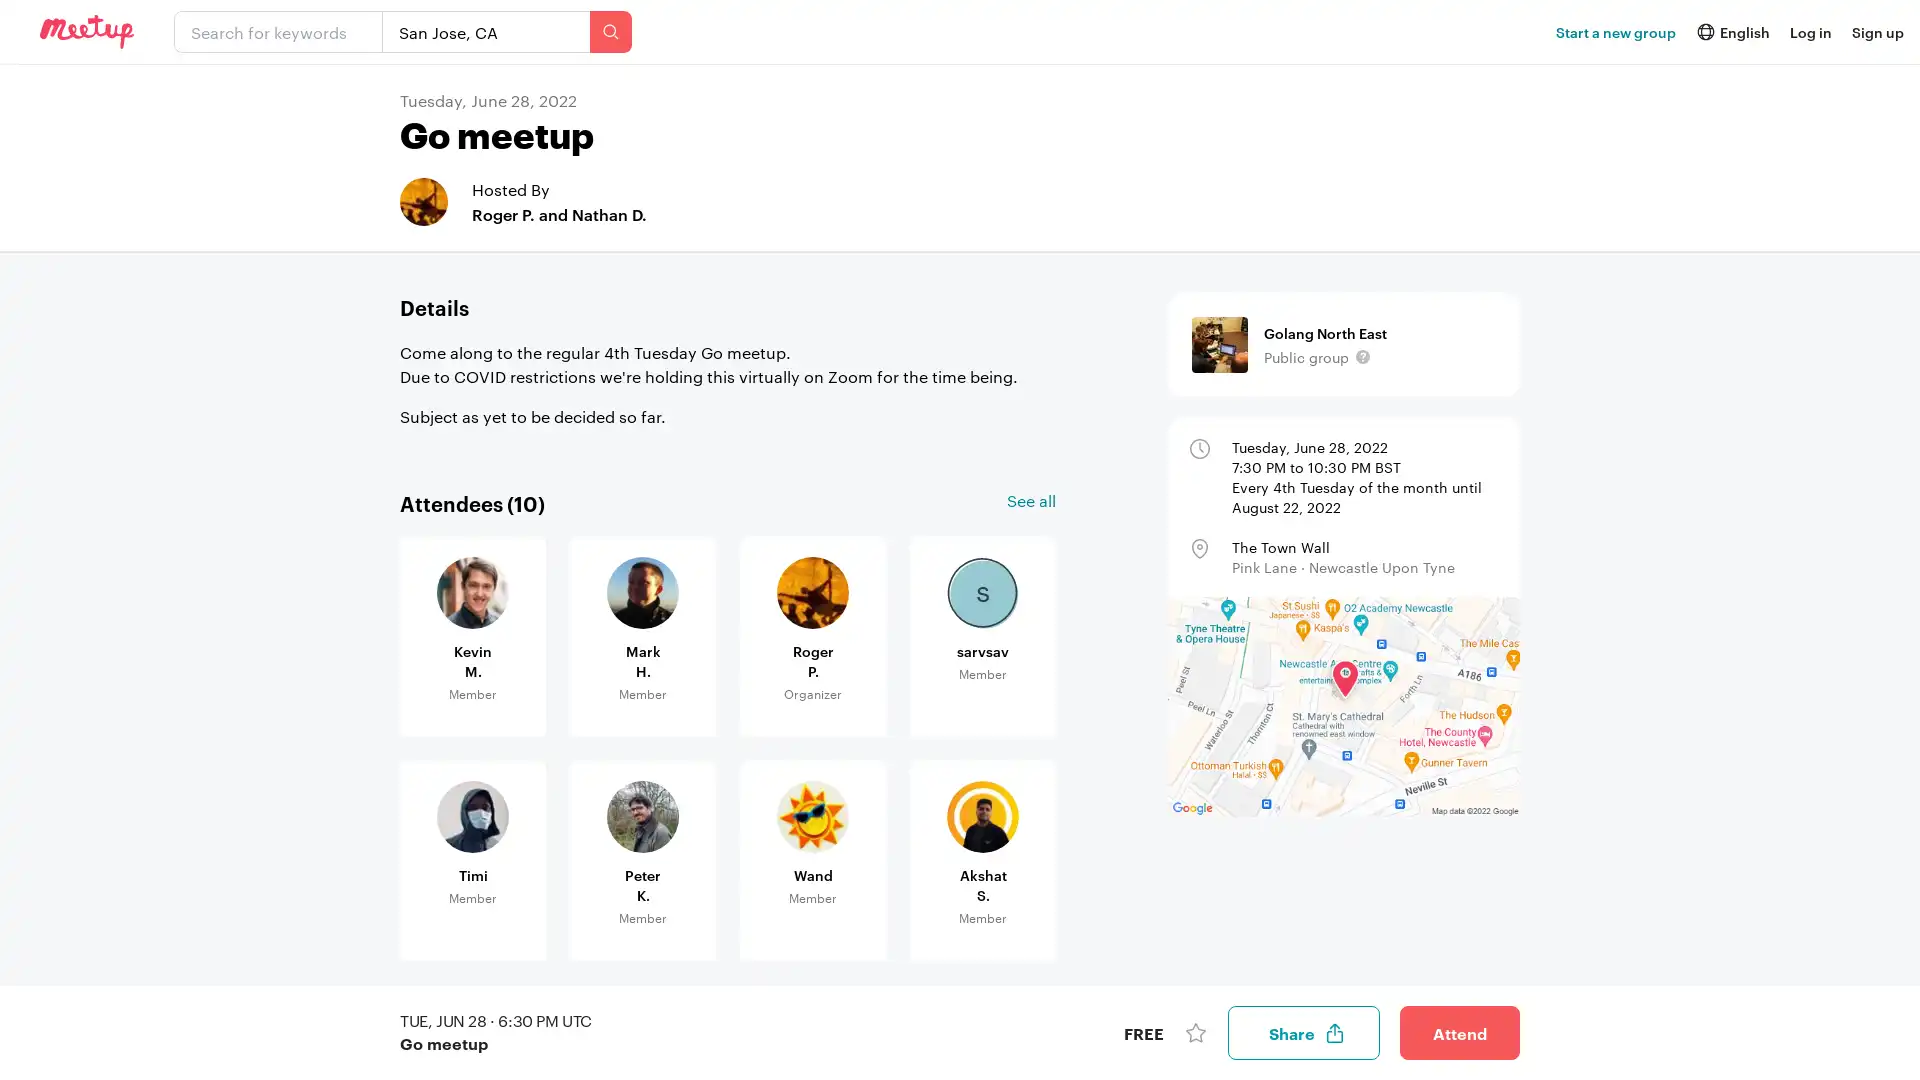  I want to click on icon English, so click(1731, 31).